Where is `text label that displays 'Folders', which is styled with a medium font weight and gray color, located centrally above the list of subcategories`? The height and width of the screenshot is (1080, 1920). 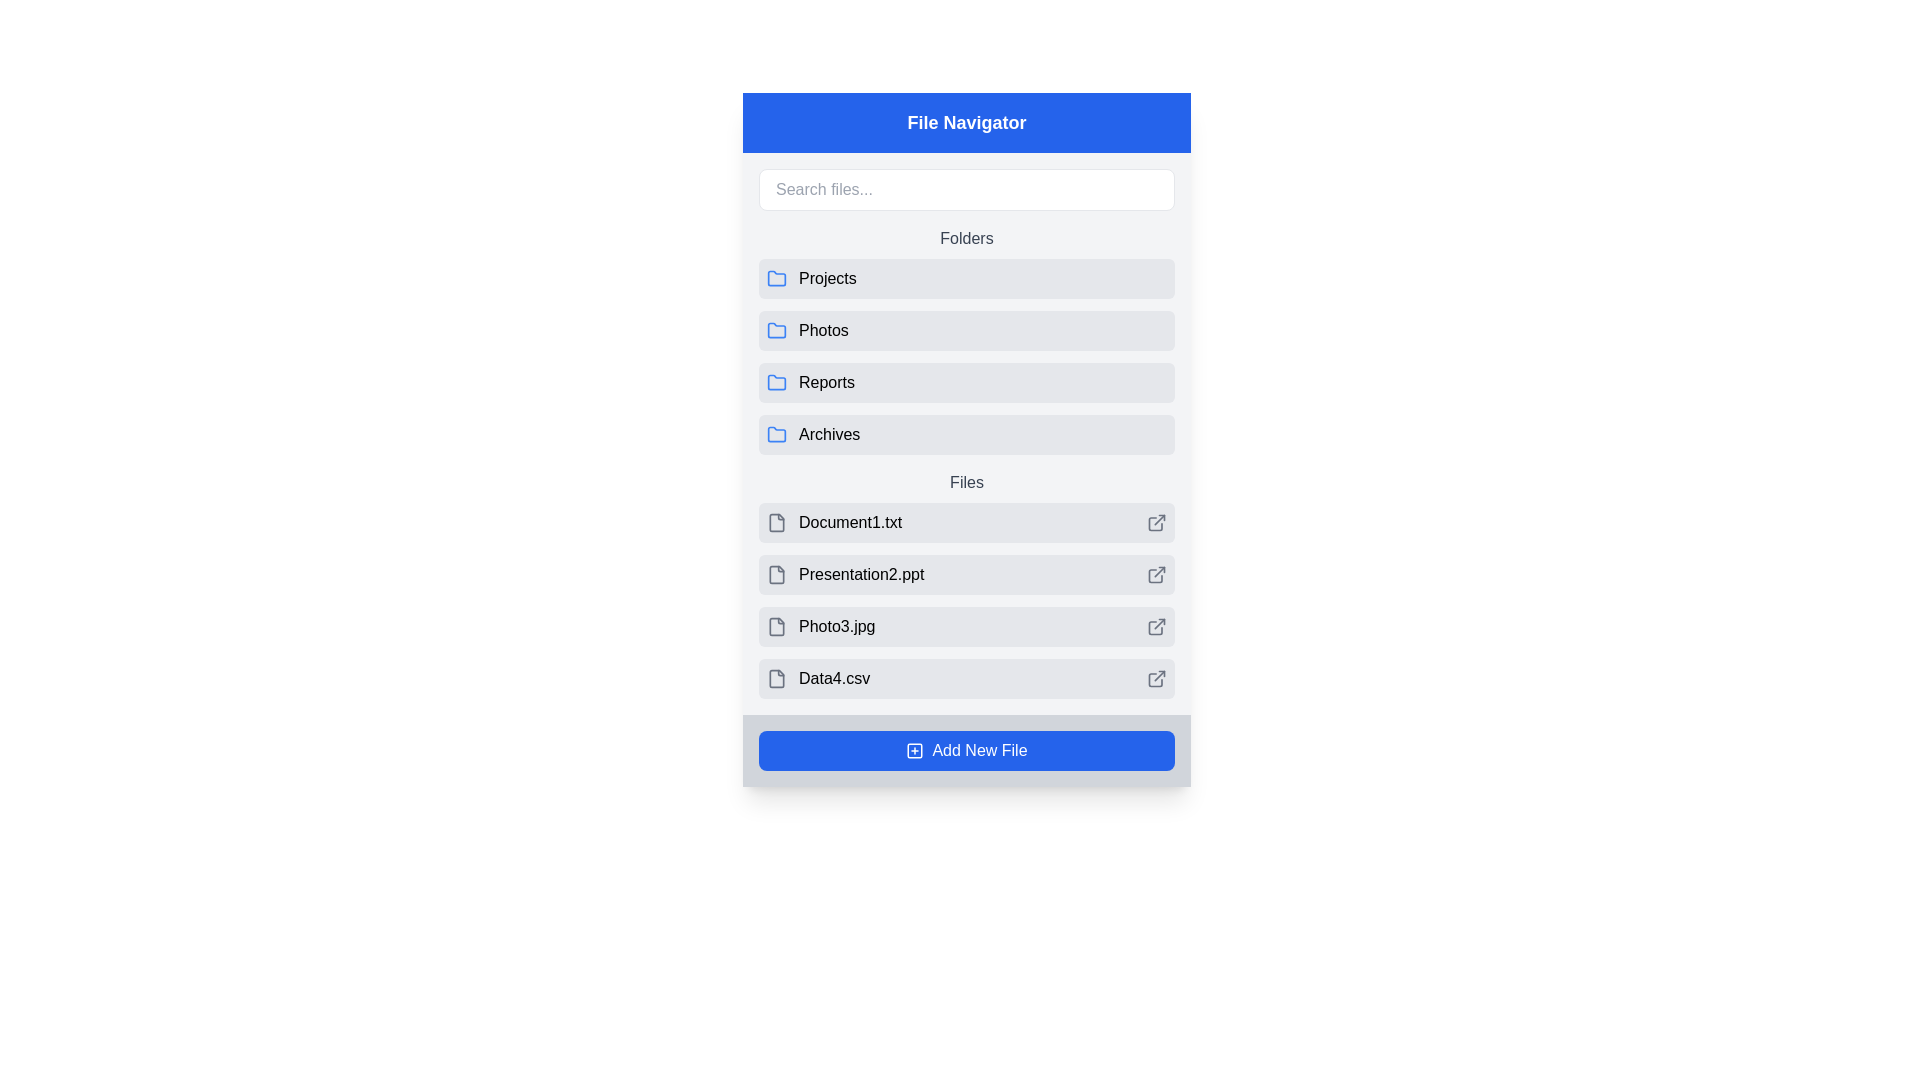 text label that displays 'Folders', which is styled with a medium font weight and gray color, located centrally above the list of subcategories is located at coordinates (966, 238).